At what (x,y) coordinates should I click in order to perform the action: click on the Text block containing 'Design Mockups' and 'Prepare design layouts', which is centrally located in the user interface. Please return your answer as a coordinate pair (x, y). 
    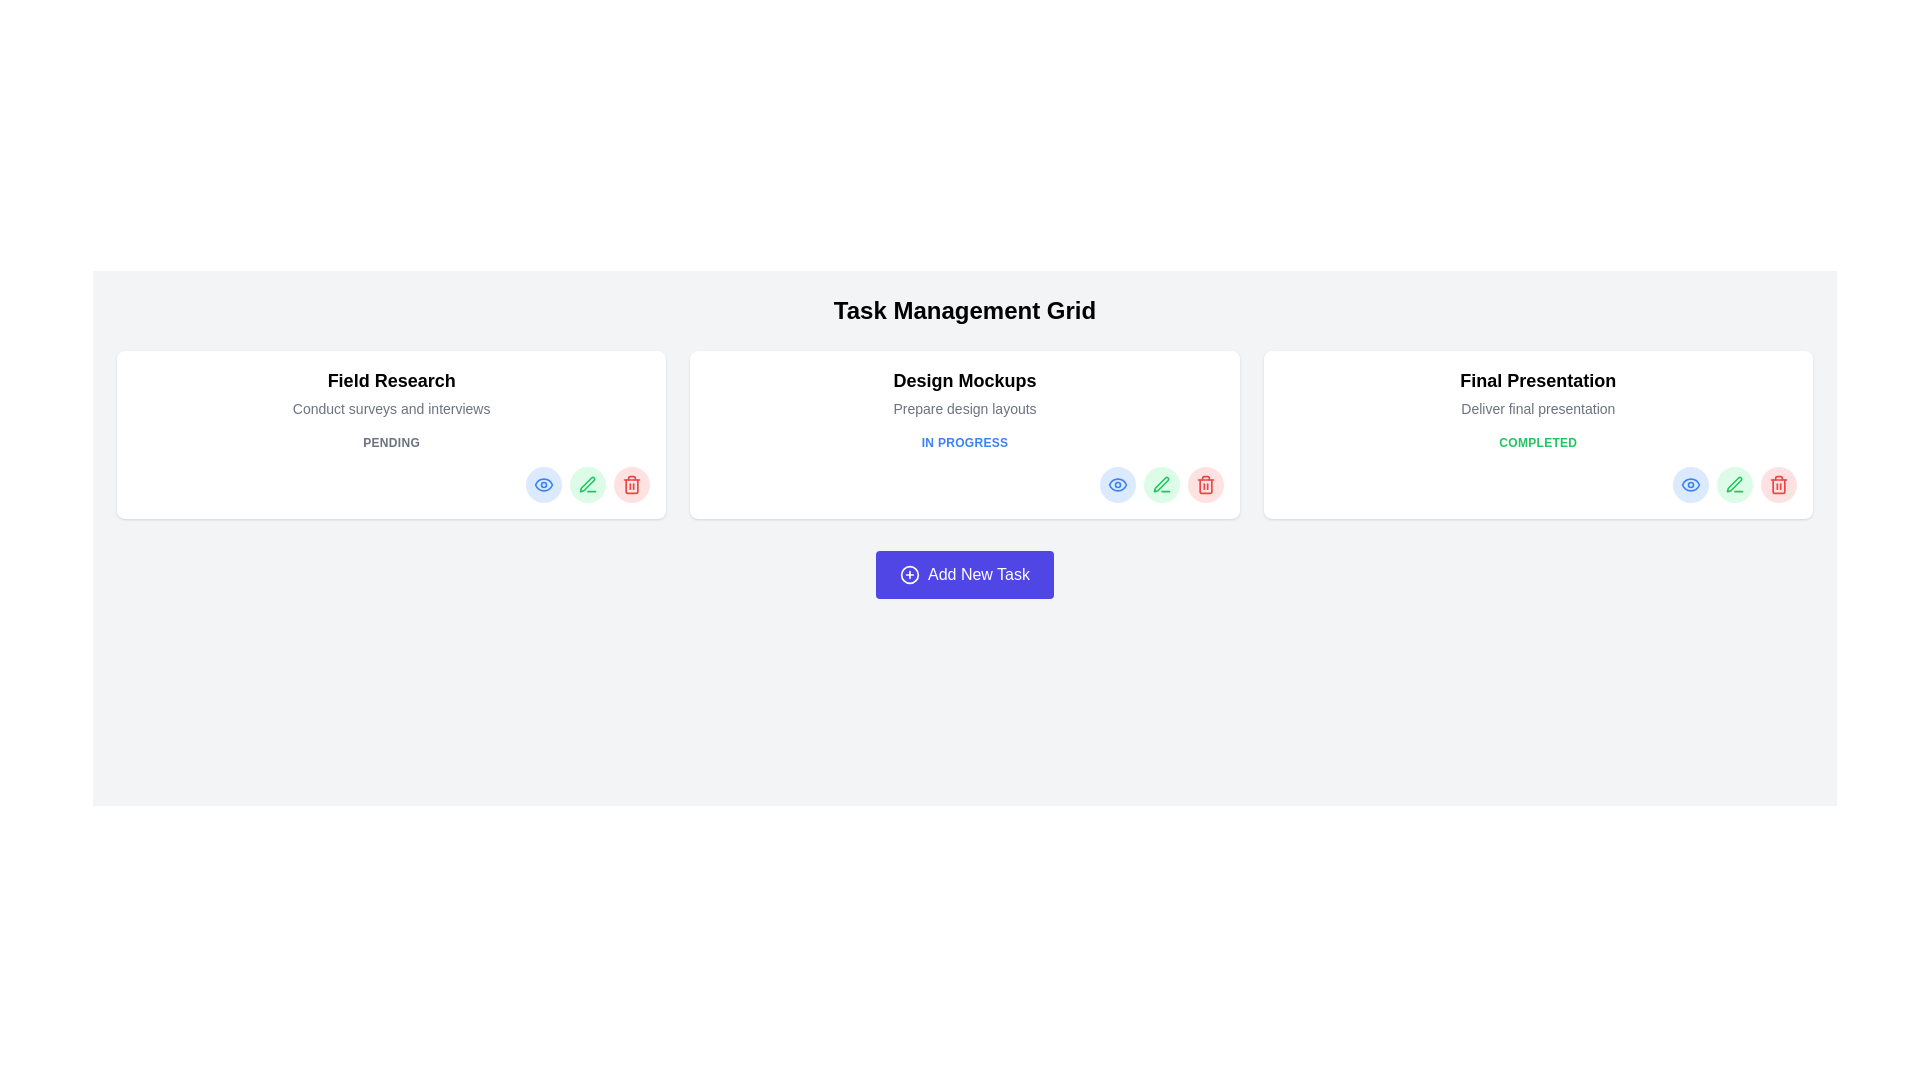
    Looking at the image, I should click on (964, 393).